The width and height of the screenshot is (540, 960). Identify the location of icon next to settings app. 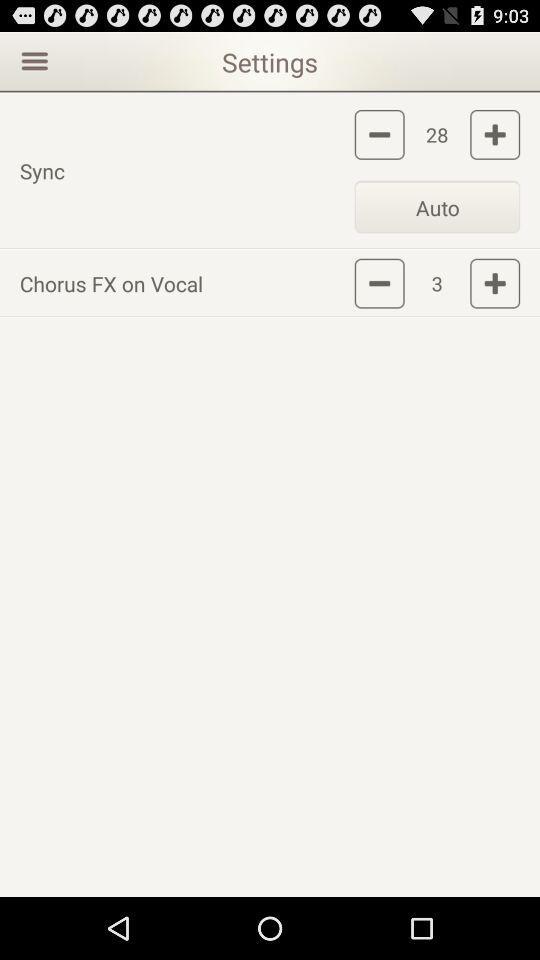
(31, 59).